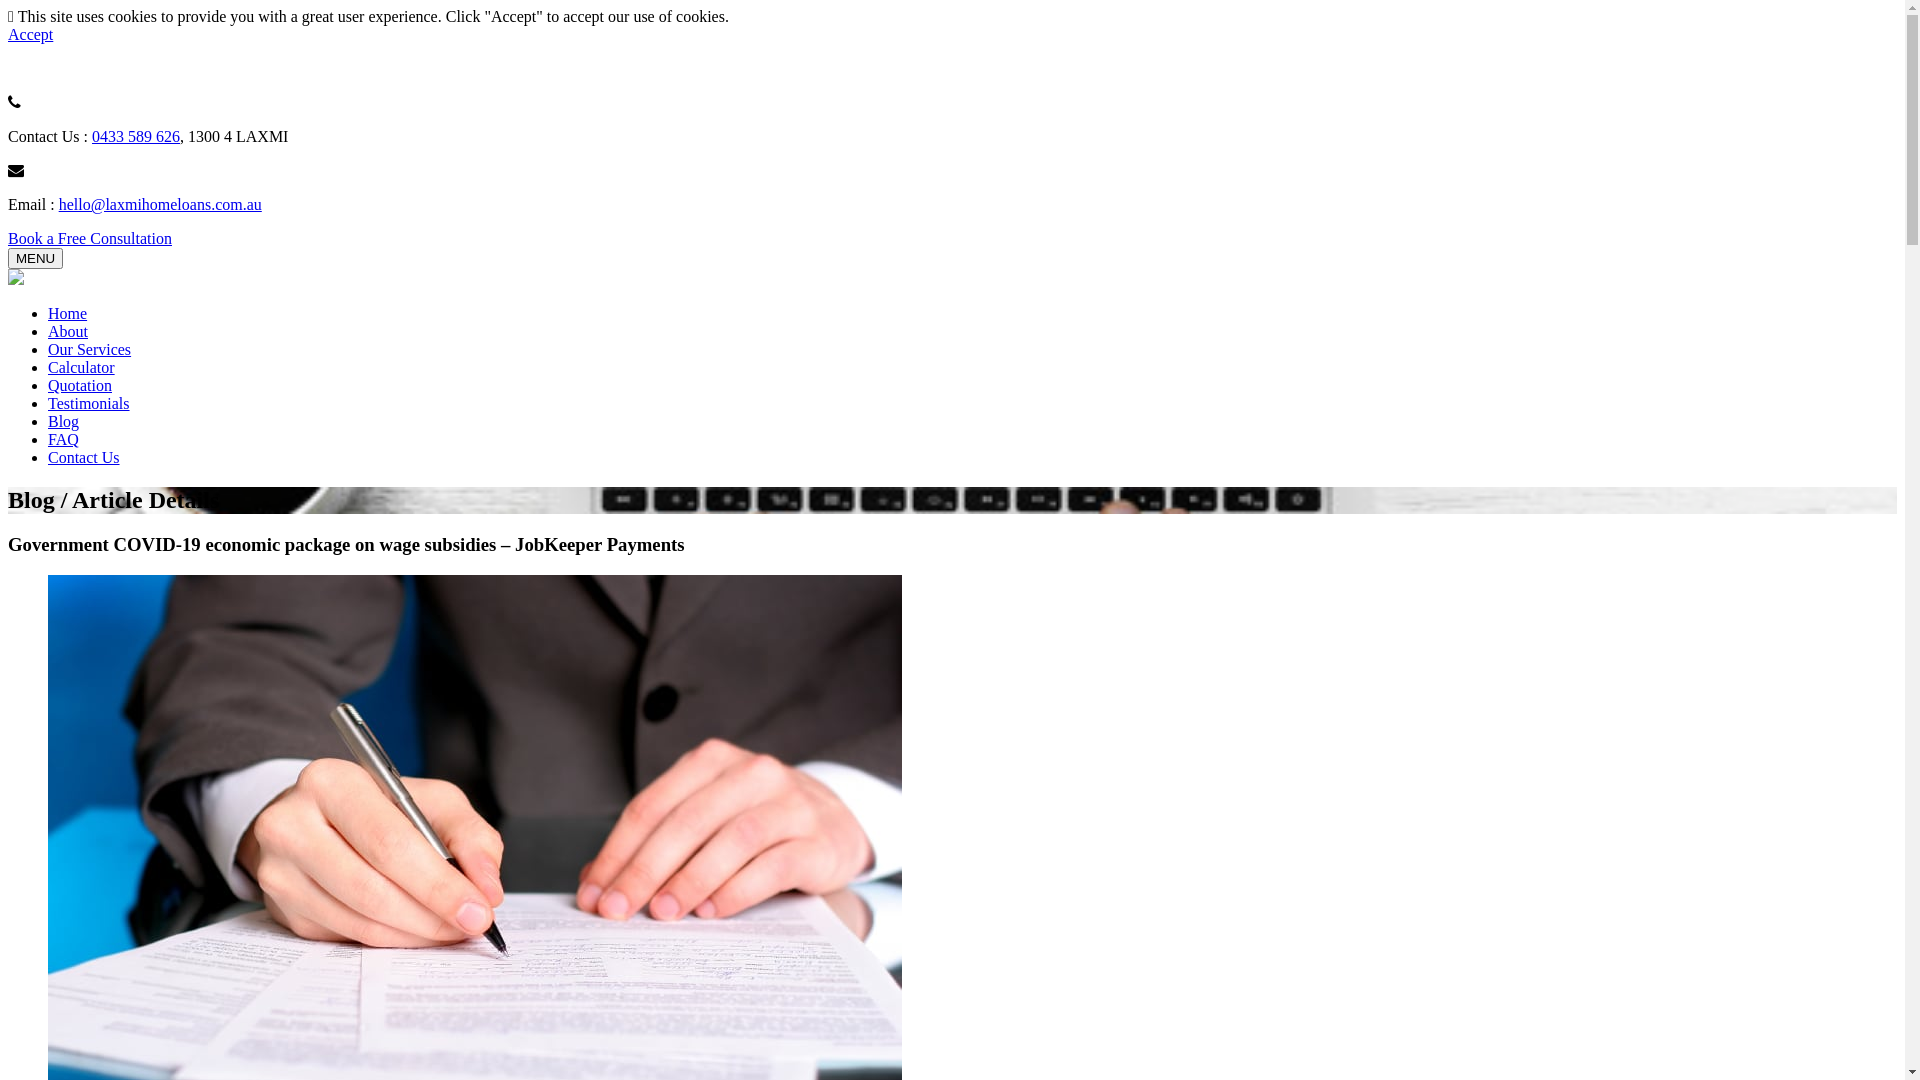  I want to click on 'Testimonials', so click(88, 403).